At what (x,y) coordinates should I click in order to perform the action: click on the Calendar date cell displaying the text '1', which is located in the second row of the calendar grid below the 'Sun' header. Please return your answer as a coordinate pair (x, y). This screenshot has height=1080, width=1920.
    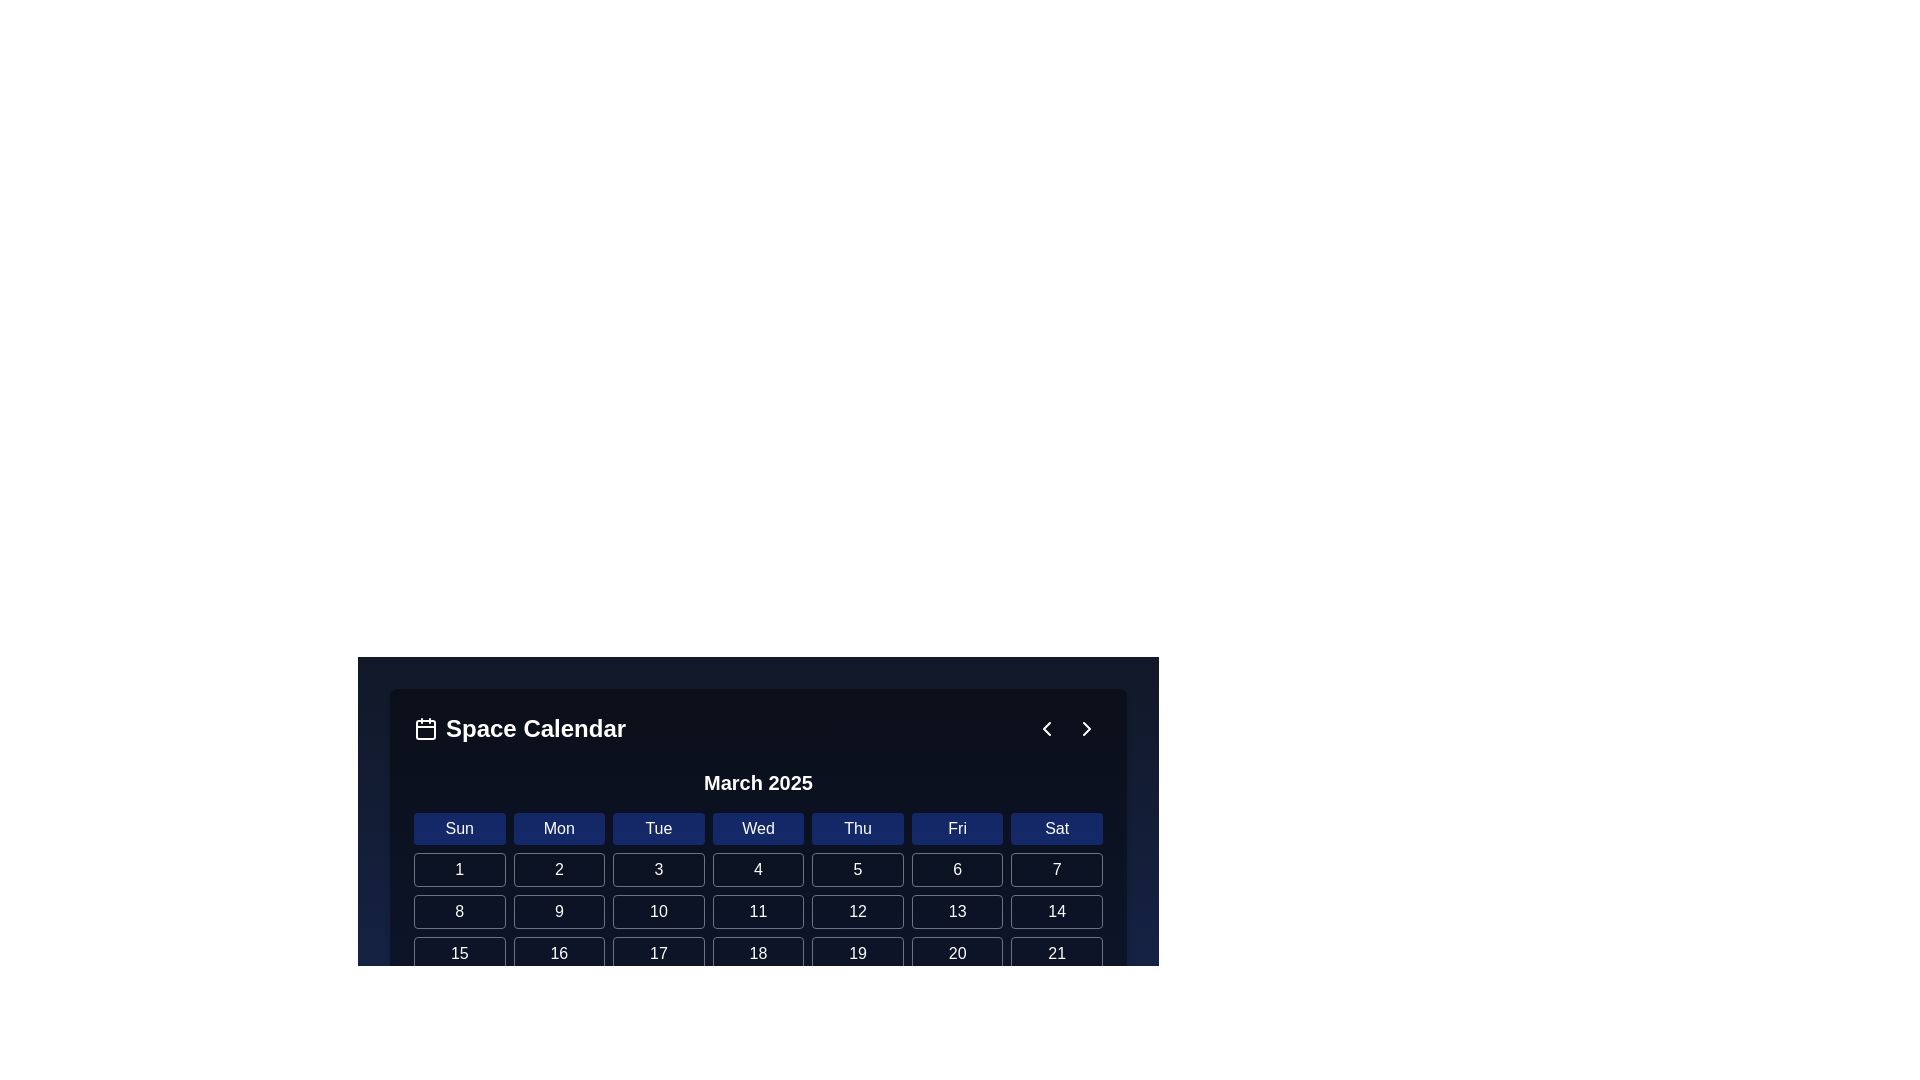
    Looking at the image, I should click on (458, 869).